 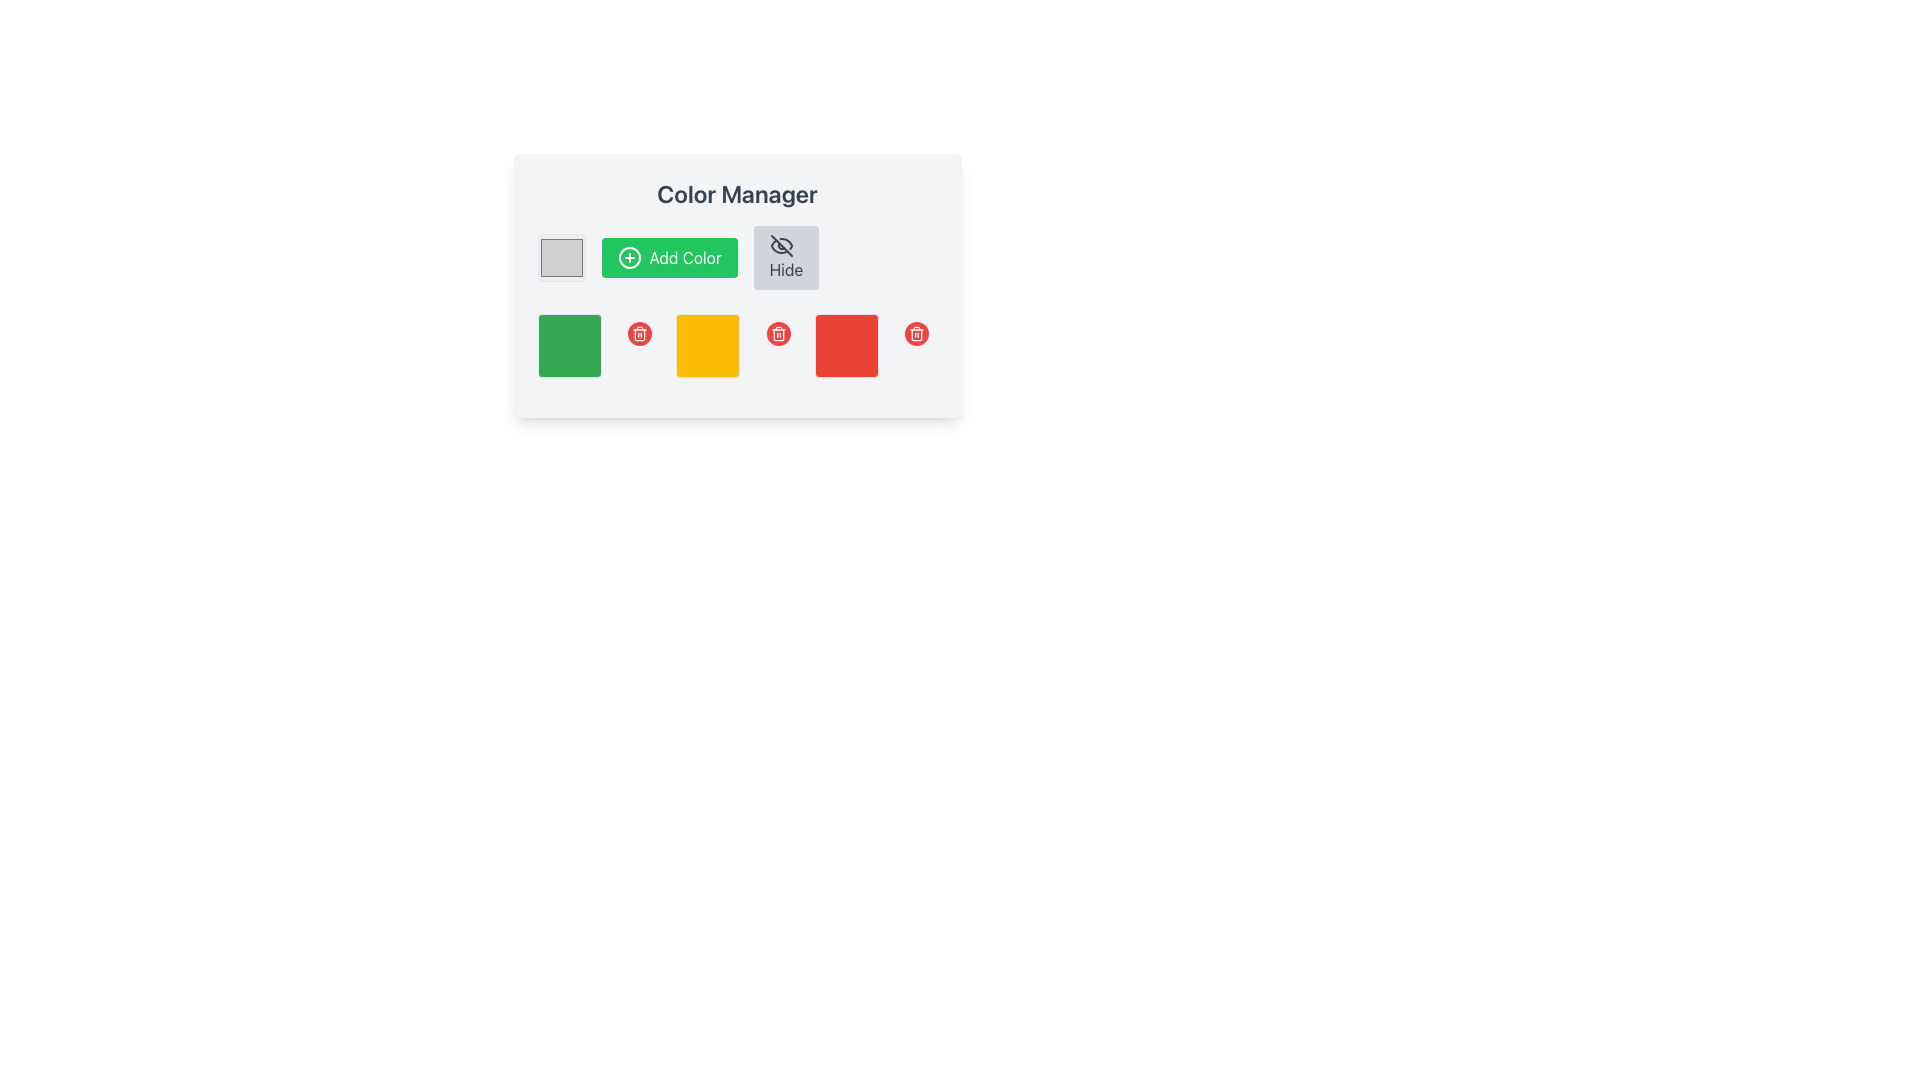 What do you see at coordinates (785, 257) in the screenshot?
I see `the third button in the interface, which toggles the visibility of elements related to the 'Color Manager'` at bounding box center [785, 257].